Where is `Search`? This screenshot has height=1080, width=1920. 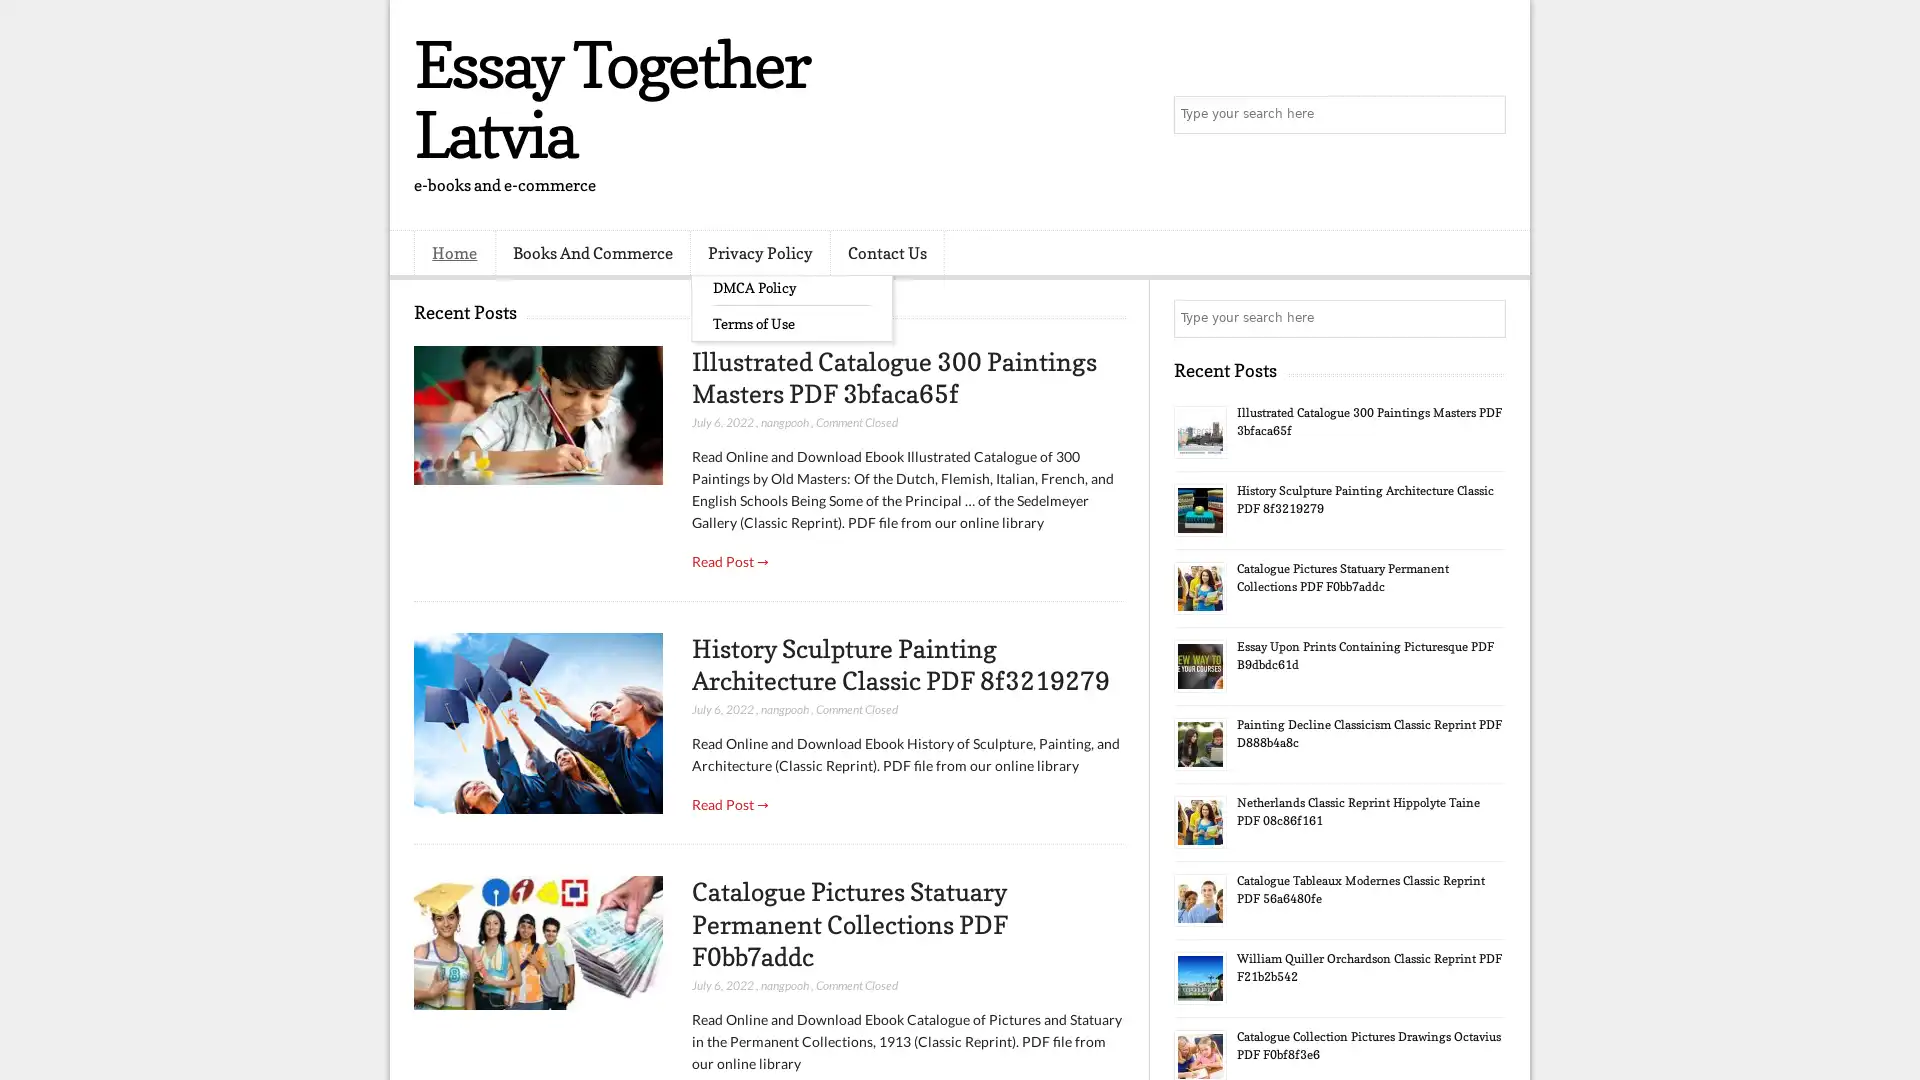
Search is located at coordinates (1485, 115).